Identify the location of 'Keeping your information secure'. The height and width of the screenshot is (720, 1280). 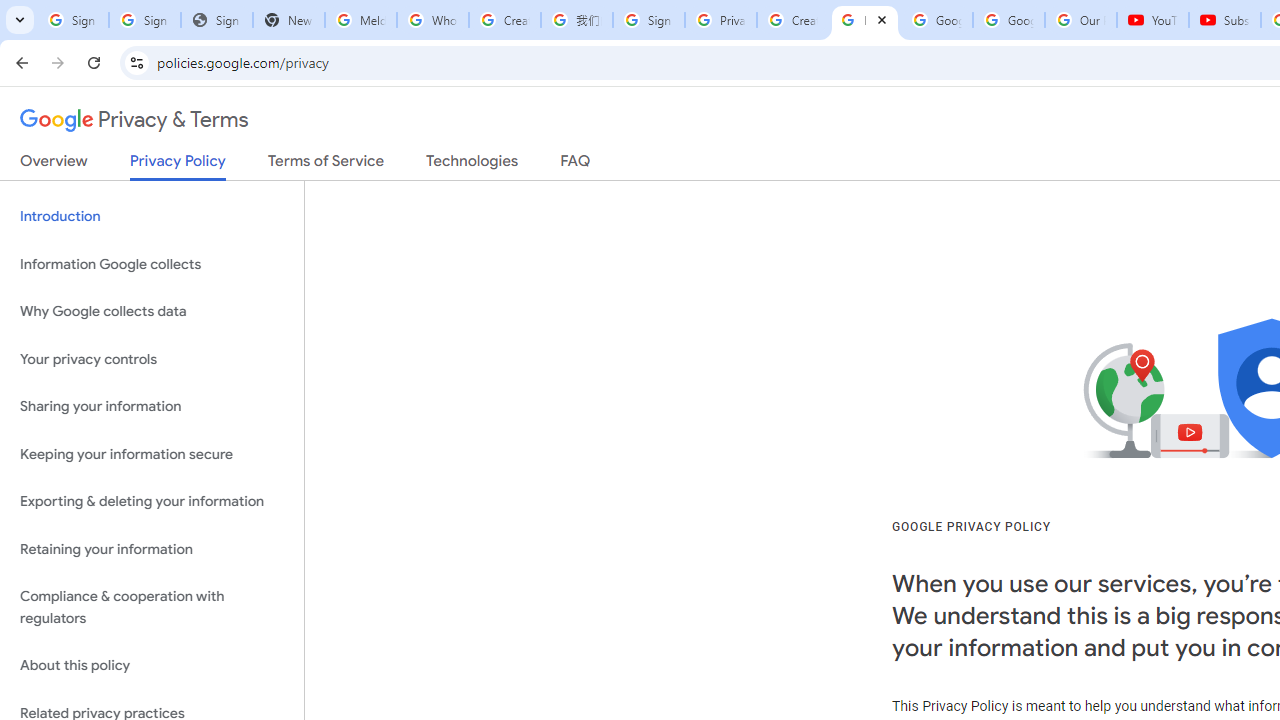
(151, 454).